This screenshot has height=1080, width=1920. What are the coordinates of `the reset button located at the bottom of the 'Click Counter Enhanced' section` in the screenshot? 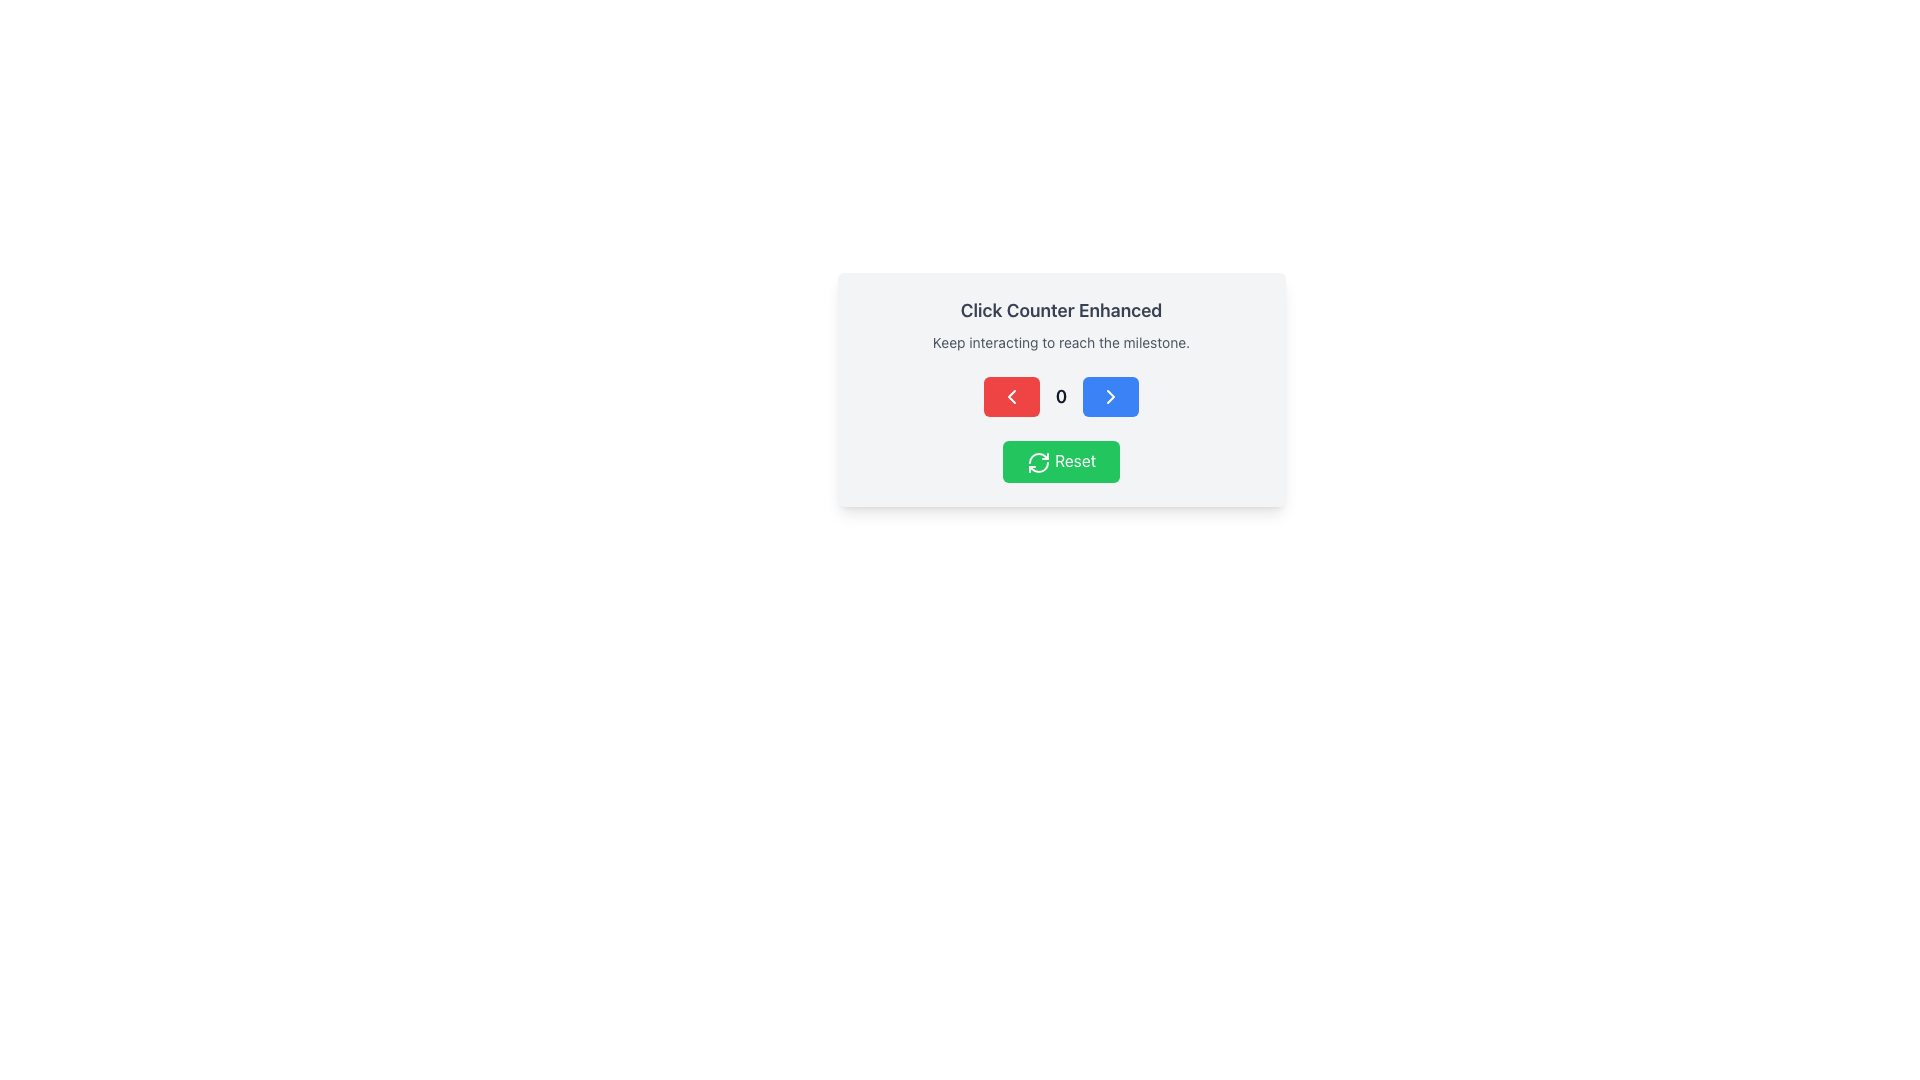 It's located at (1060, 461).